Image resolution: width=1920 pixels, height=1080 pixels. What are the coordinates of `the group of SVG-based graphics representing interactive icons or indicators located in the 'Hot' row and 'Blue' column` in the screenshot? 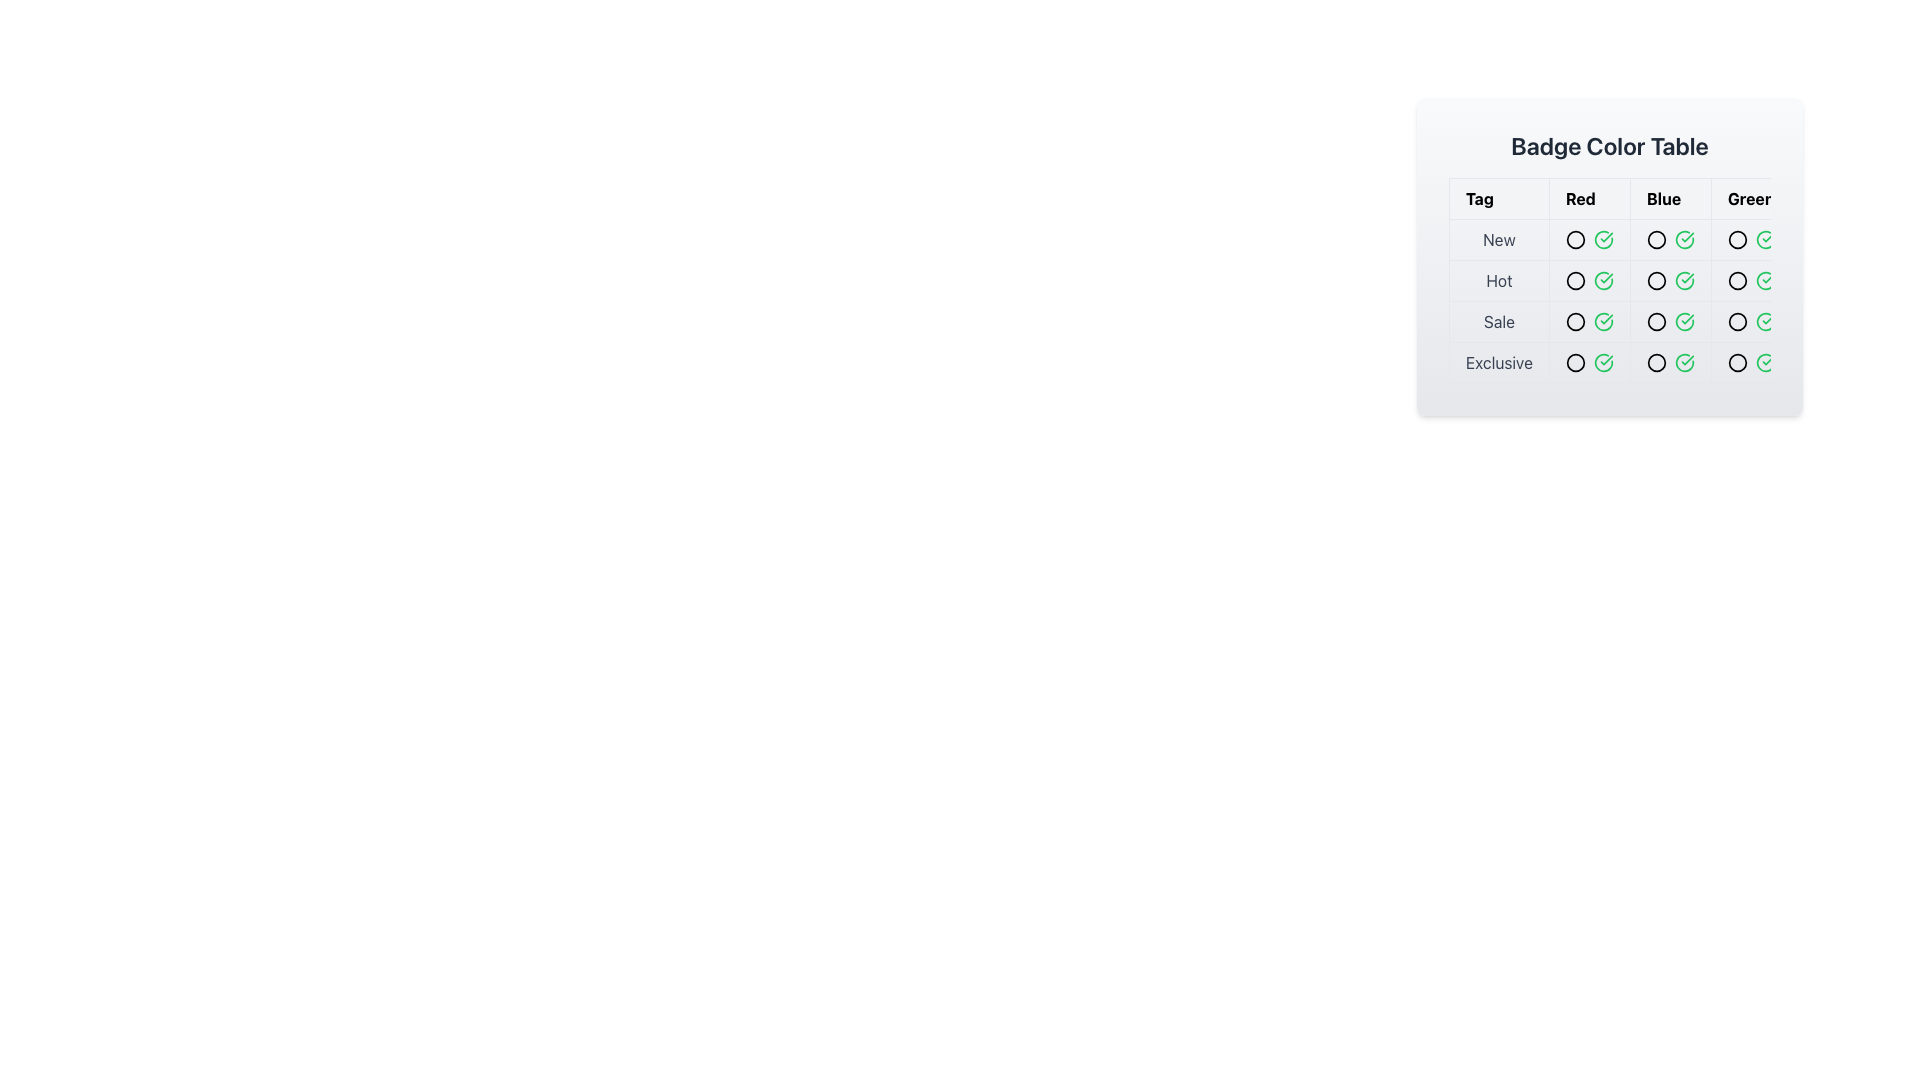 It's located at (1670, 281).